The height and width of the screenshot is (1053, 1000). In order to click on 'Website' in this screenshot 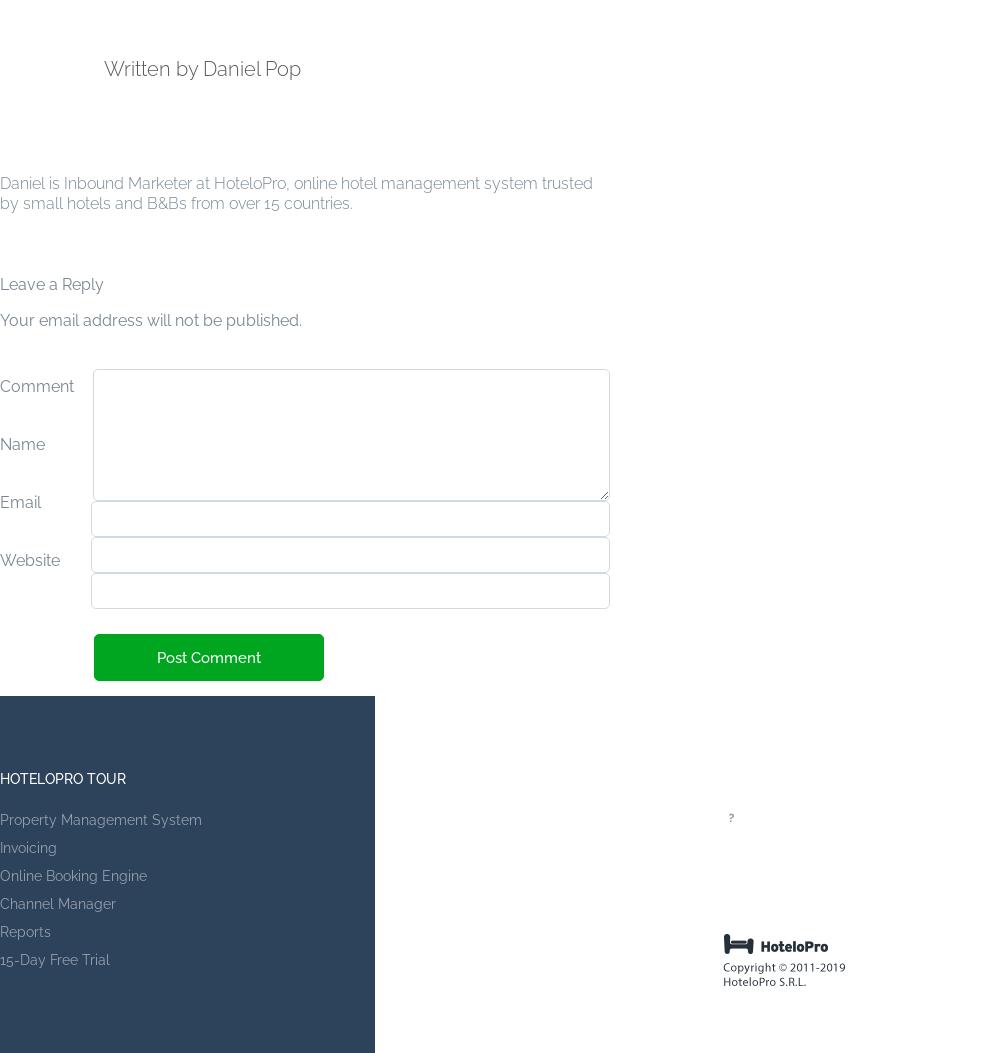, I will do `click(0, 559)`.